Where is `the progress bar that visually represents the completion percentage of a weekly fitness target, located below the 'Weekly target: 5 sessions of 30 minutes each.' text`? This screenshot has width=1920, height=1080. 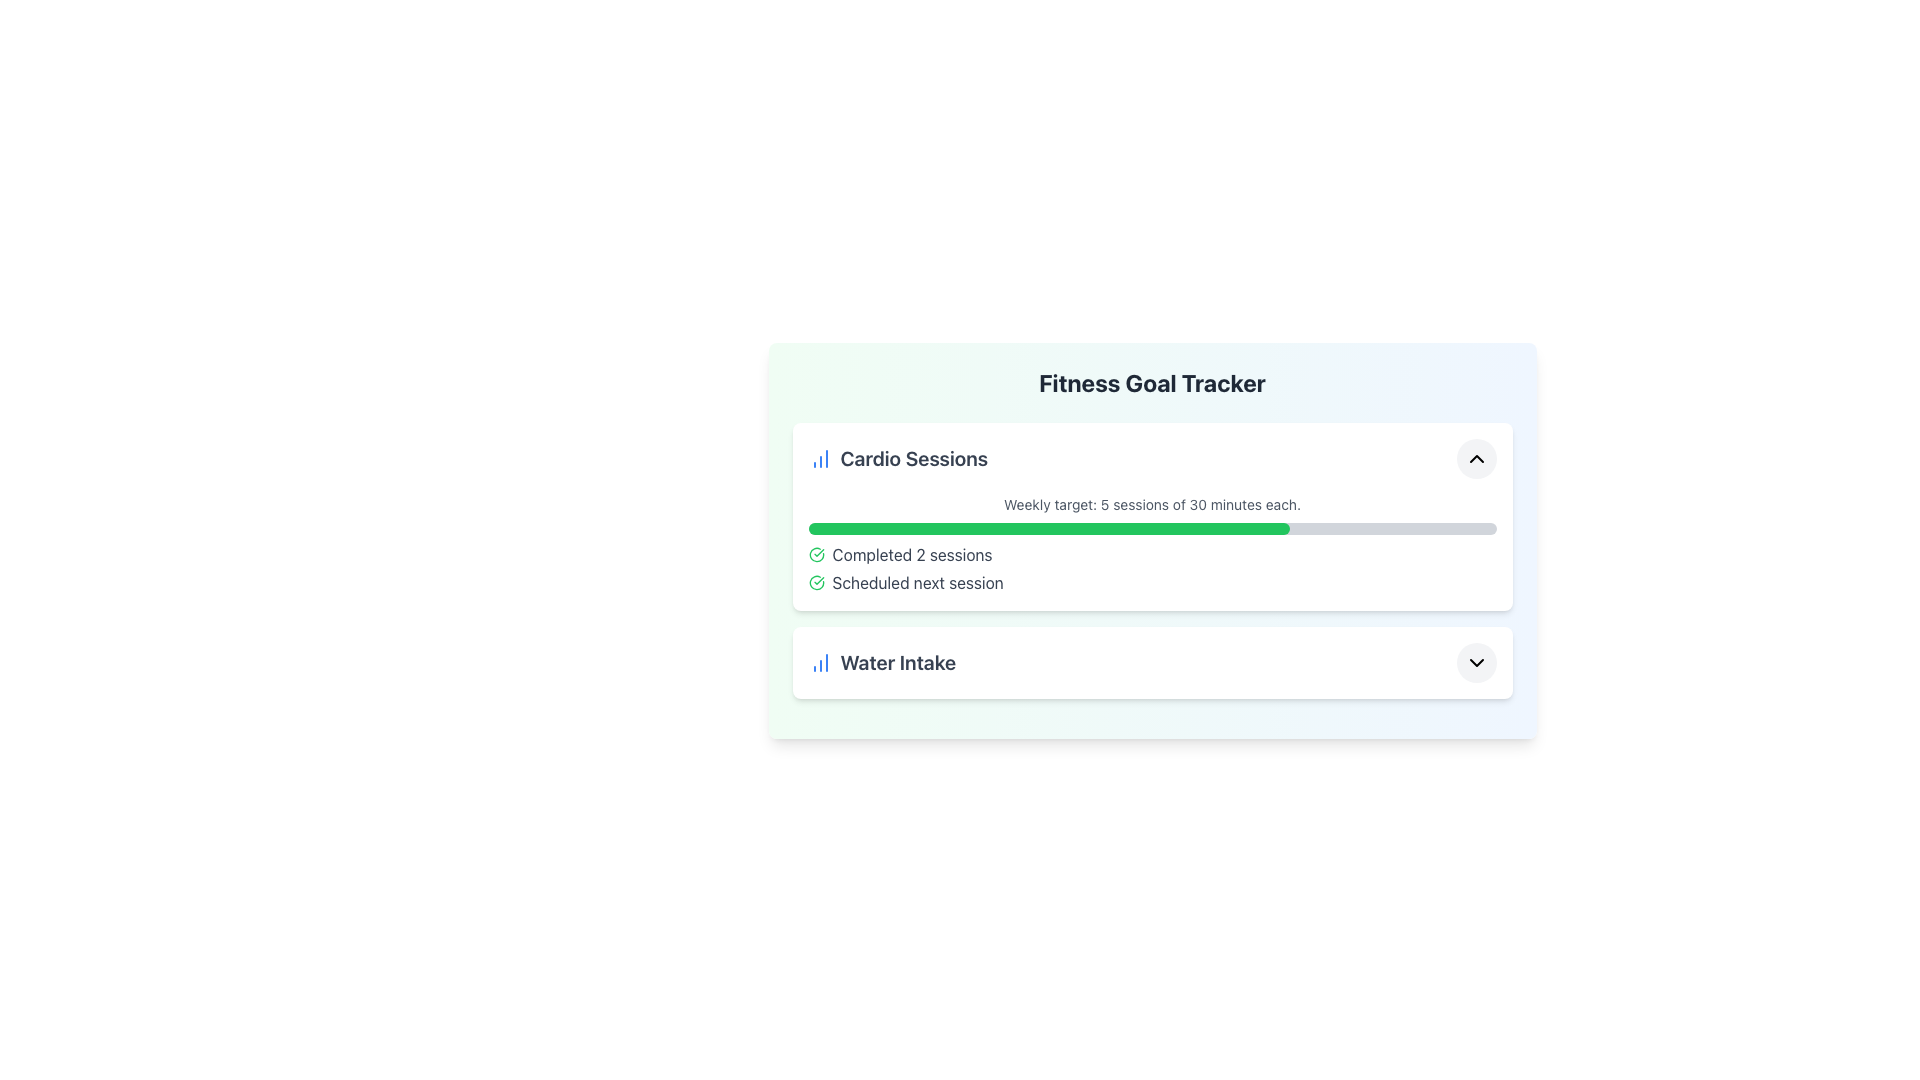 the progress bar that visually represents the completion percentage of a weekly fitness target, located below the 'Weekly target: 5 sessions of 30 minutes each.' text is located at coordinates (1152, 527).